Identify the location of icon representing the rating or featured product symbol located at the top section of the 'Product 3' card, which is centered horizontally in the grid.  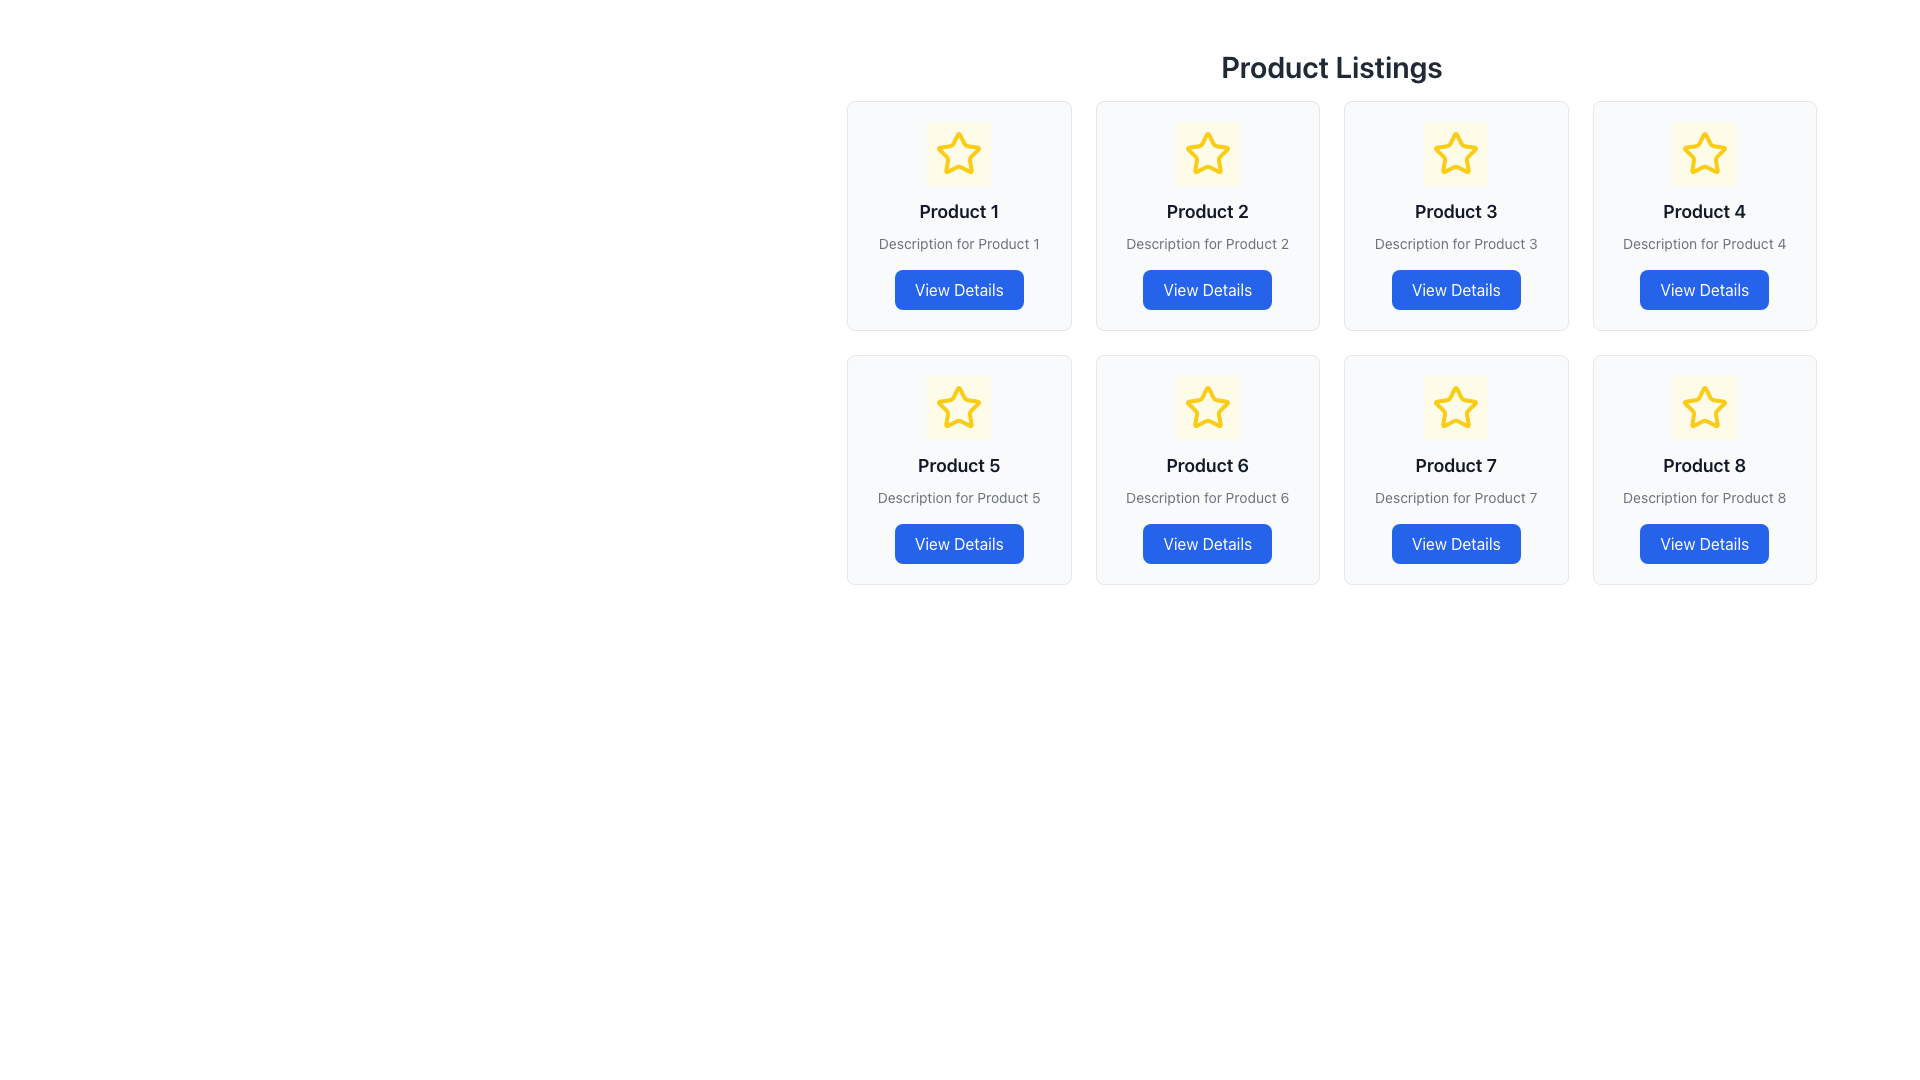
(1456, 153).